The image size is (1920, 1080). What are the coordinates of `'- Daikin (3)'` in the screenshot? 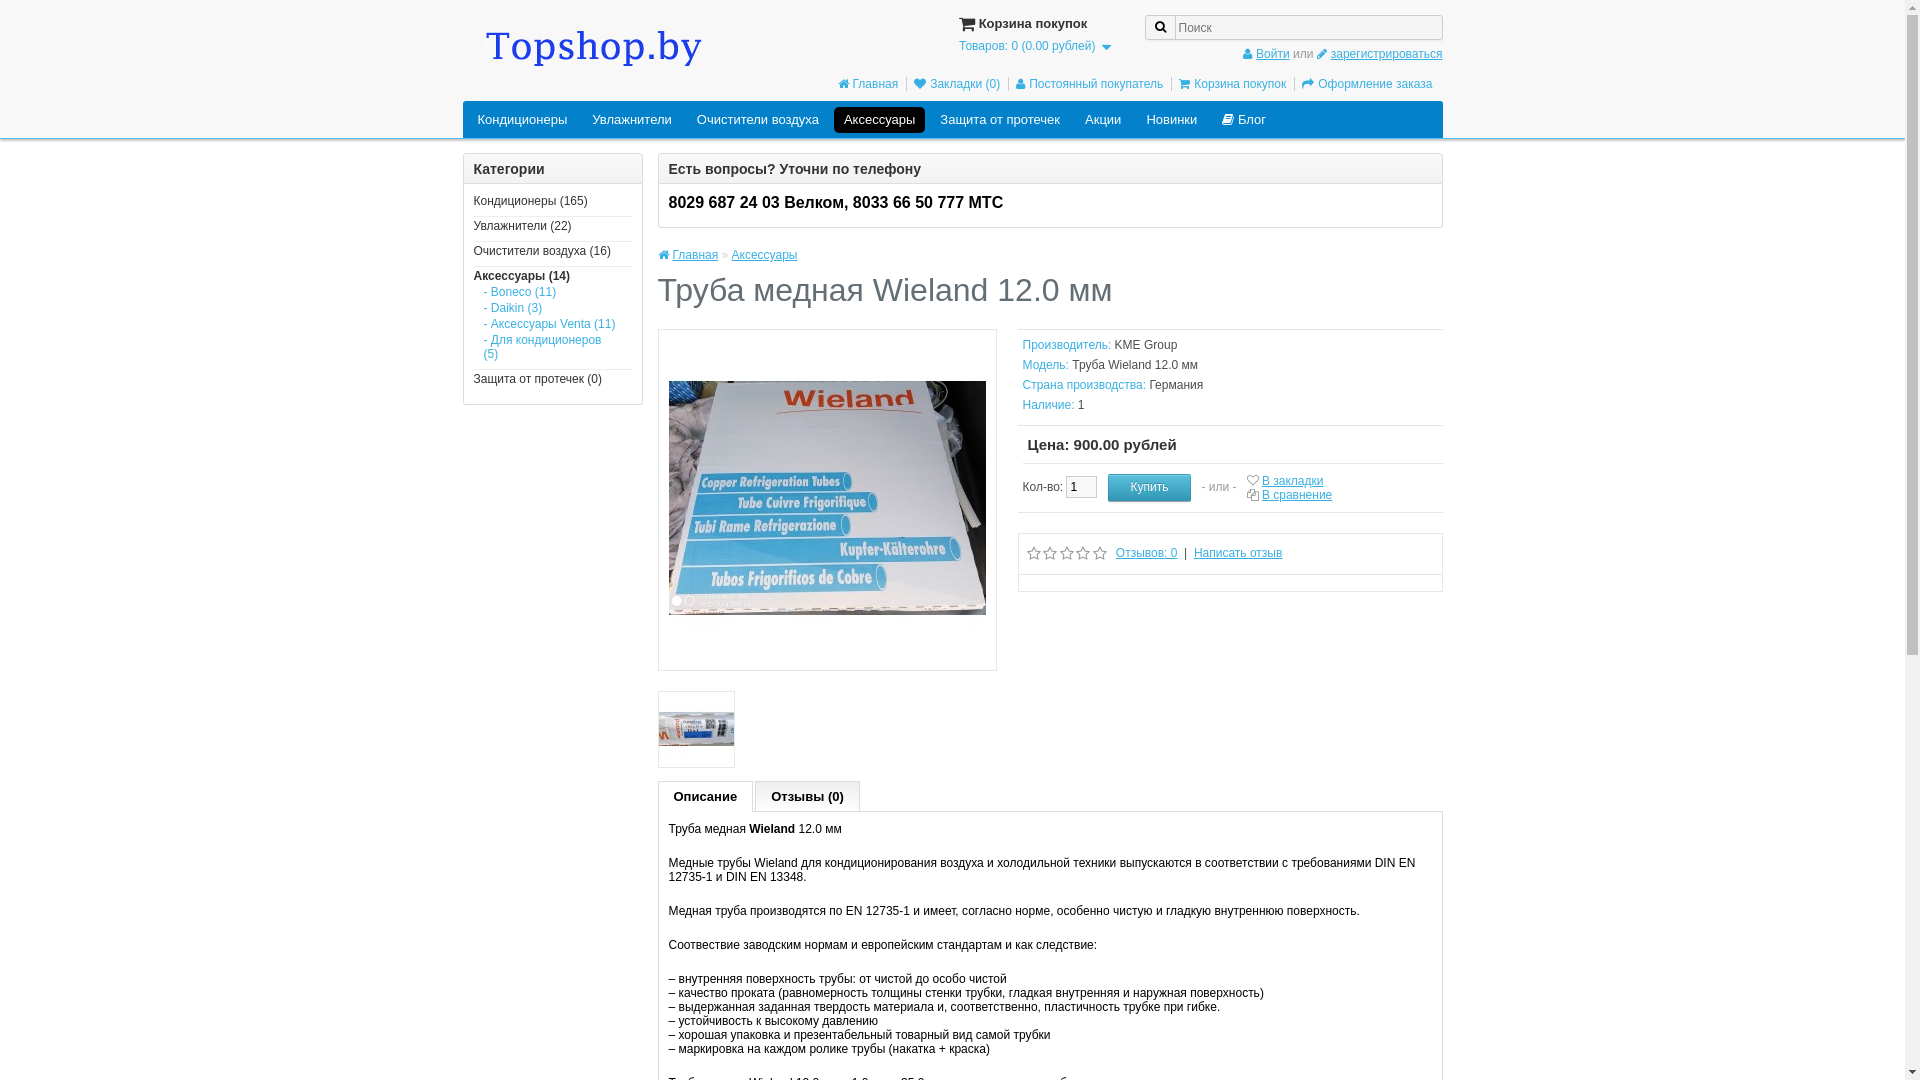 It's located at (551, 308).